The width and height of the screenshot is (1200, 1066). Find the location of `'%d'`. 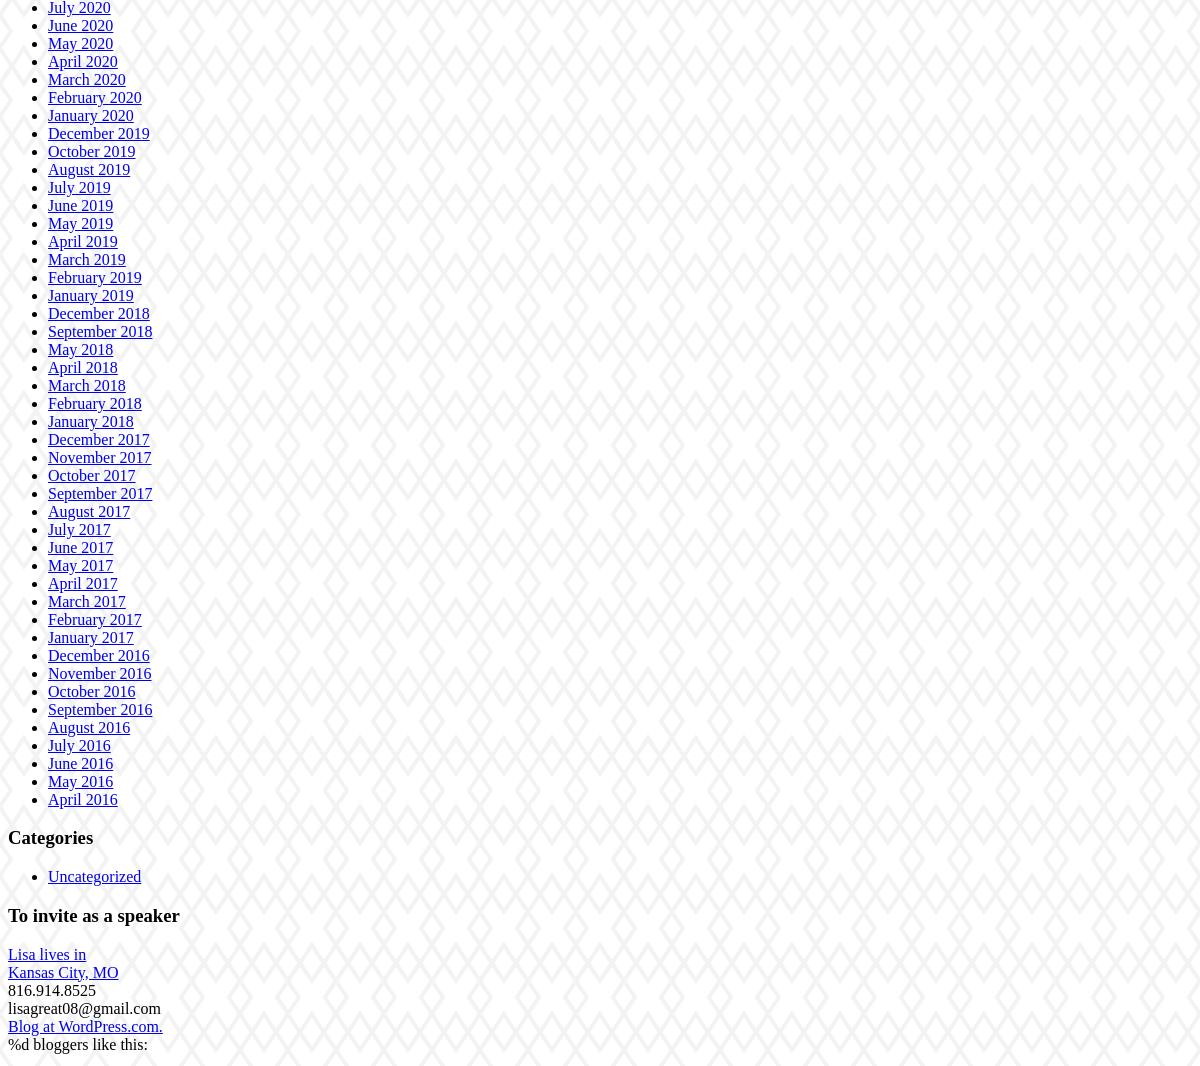

'%d' is located at coordinates (18, 1043).